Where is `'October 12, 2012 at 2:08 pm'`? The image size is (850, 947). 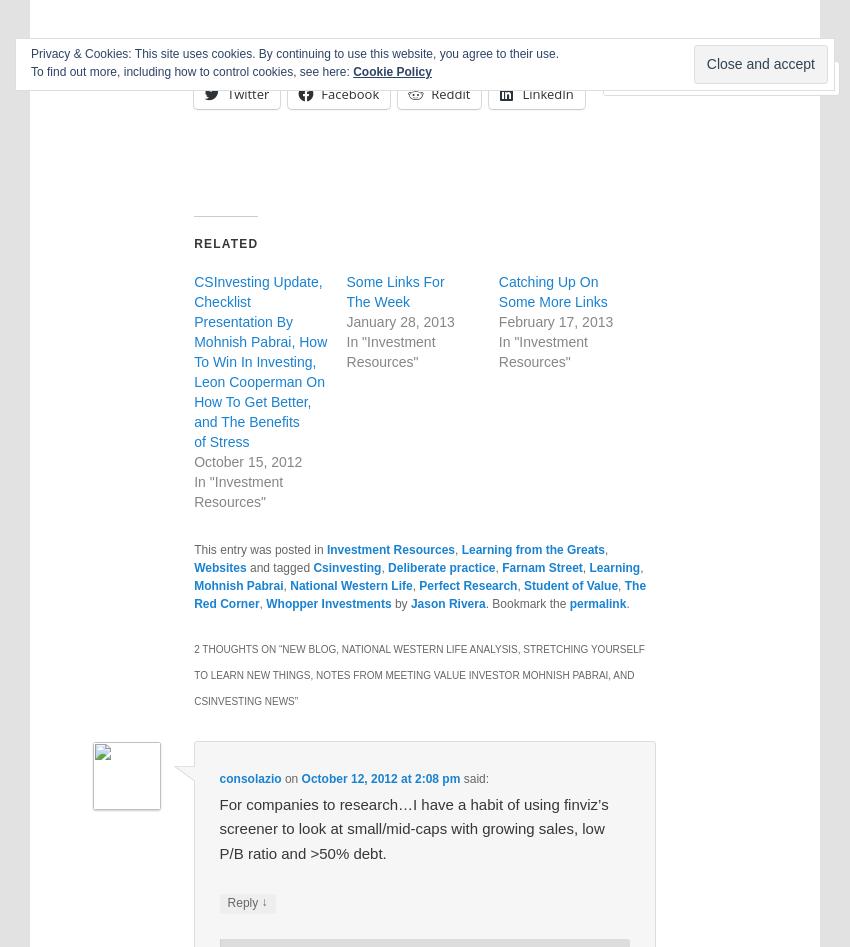 'October 12, 2012 at 2:08 pm' is located at coordinates (300, 779).